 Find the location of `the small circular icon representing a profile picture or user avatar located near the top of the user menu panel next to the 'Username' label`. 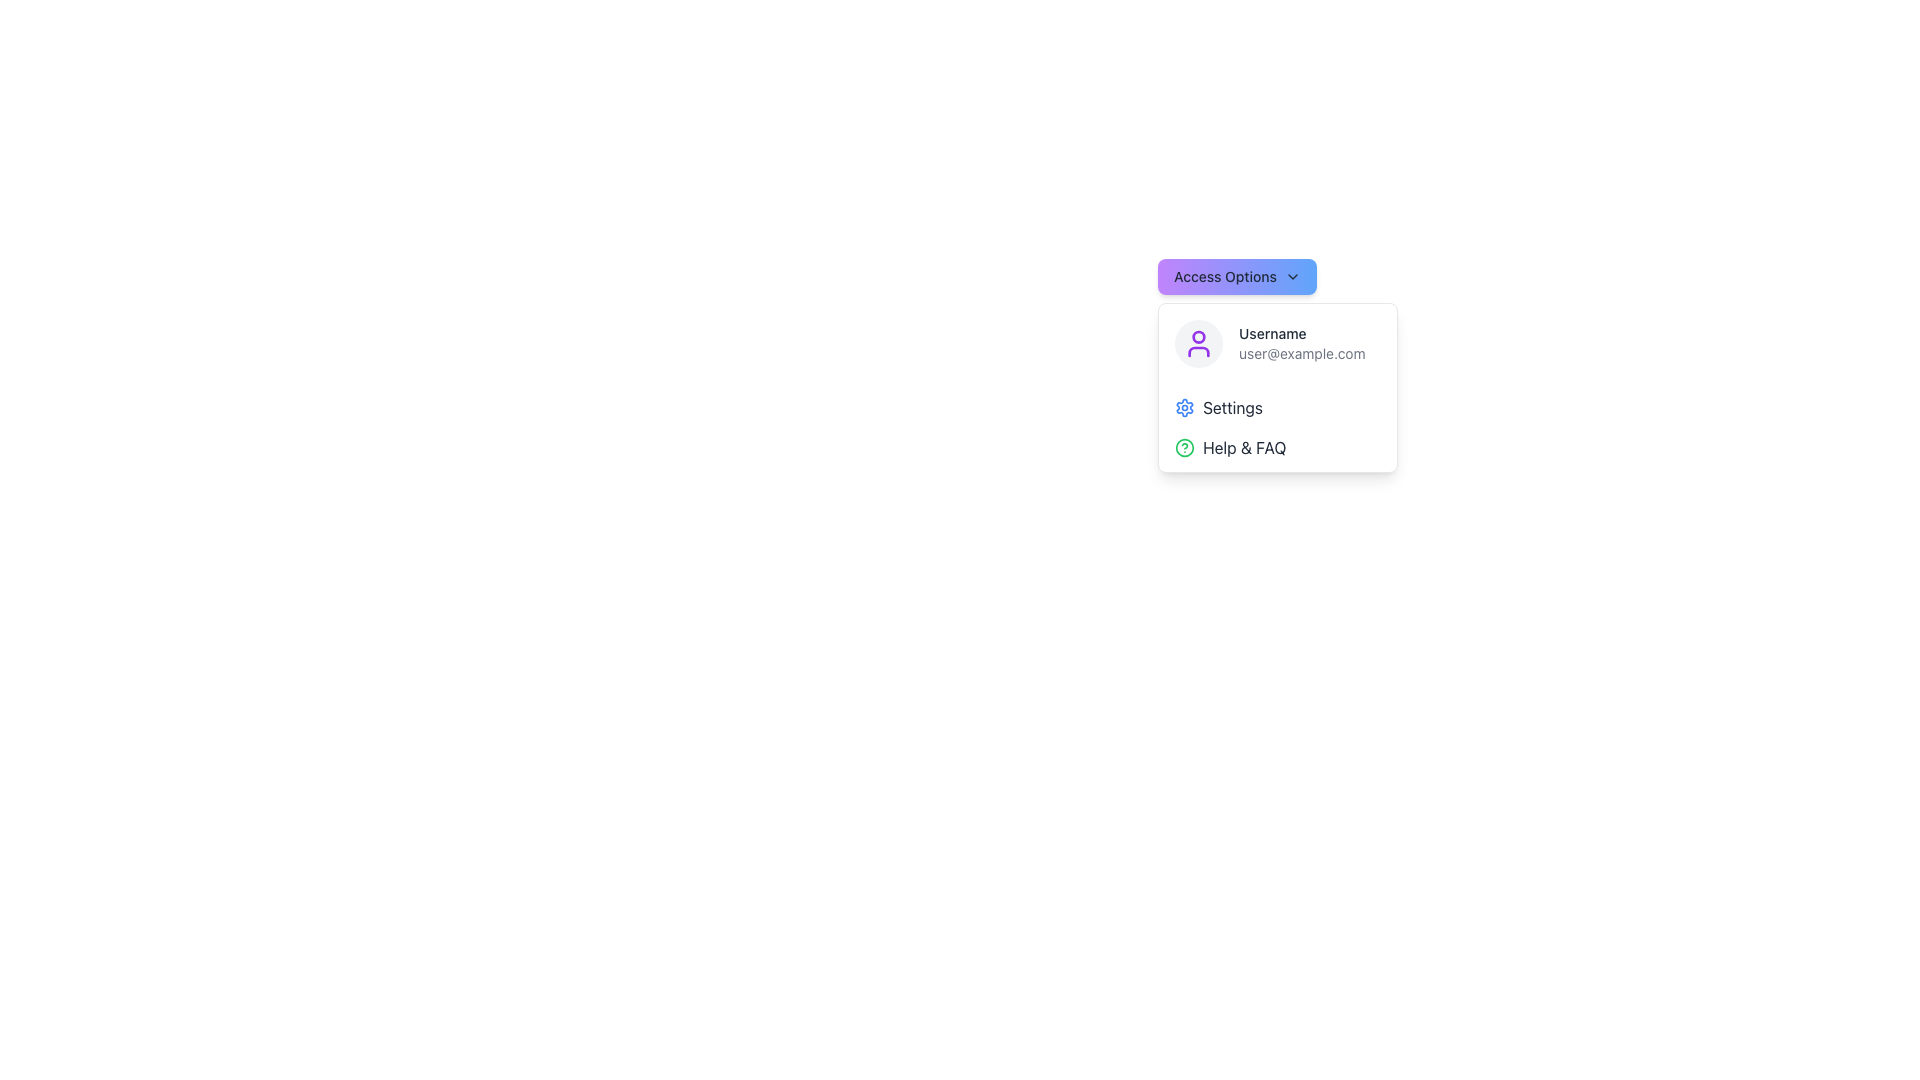

the small circular icon representing a profile picture or user avatar located near the top of the user menu panel next to the 'Username' label is located at coordinates (1199, 336).